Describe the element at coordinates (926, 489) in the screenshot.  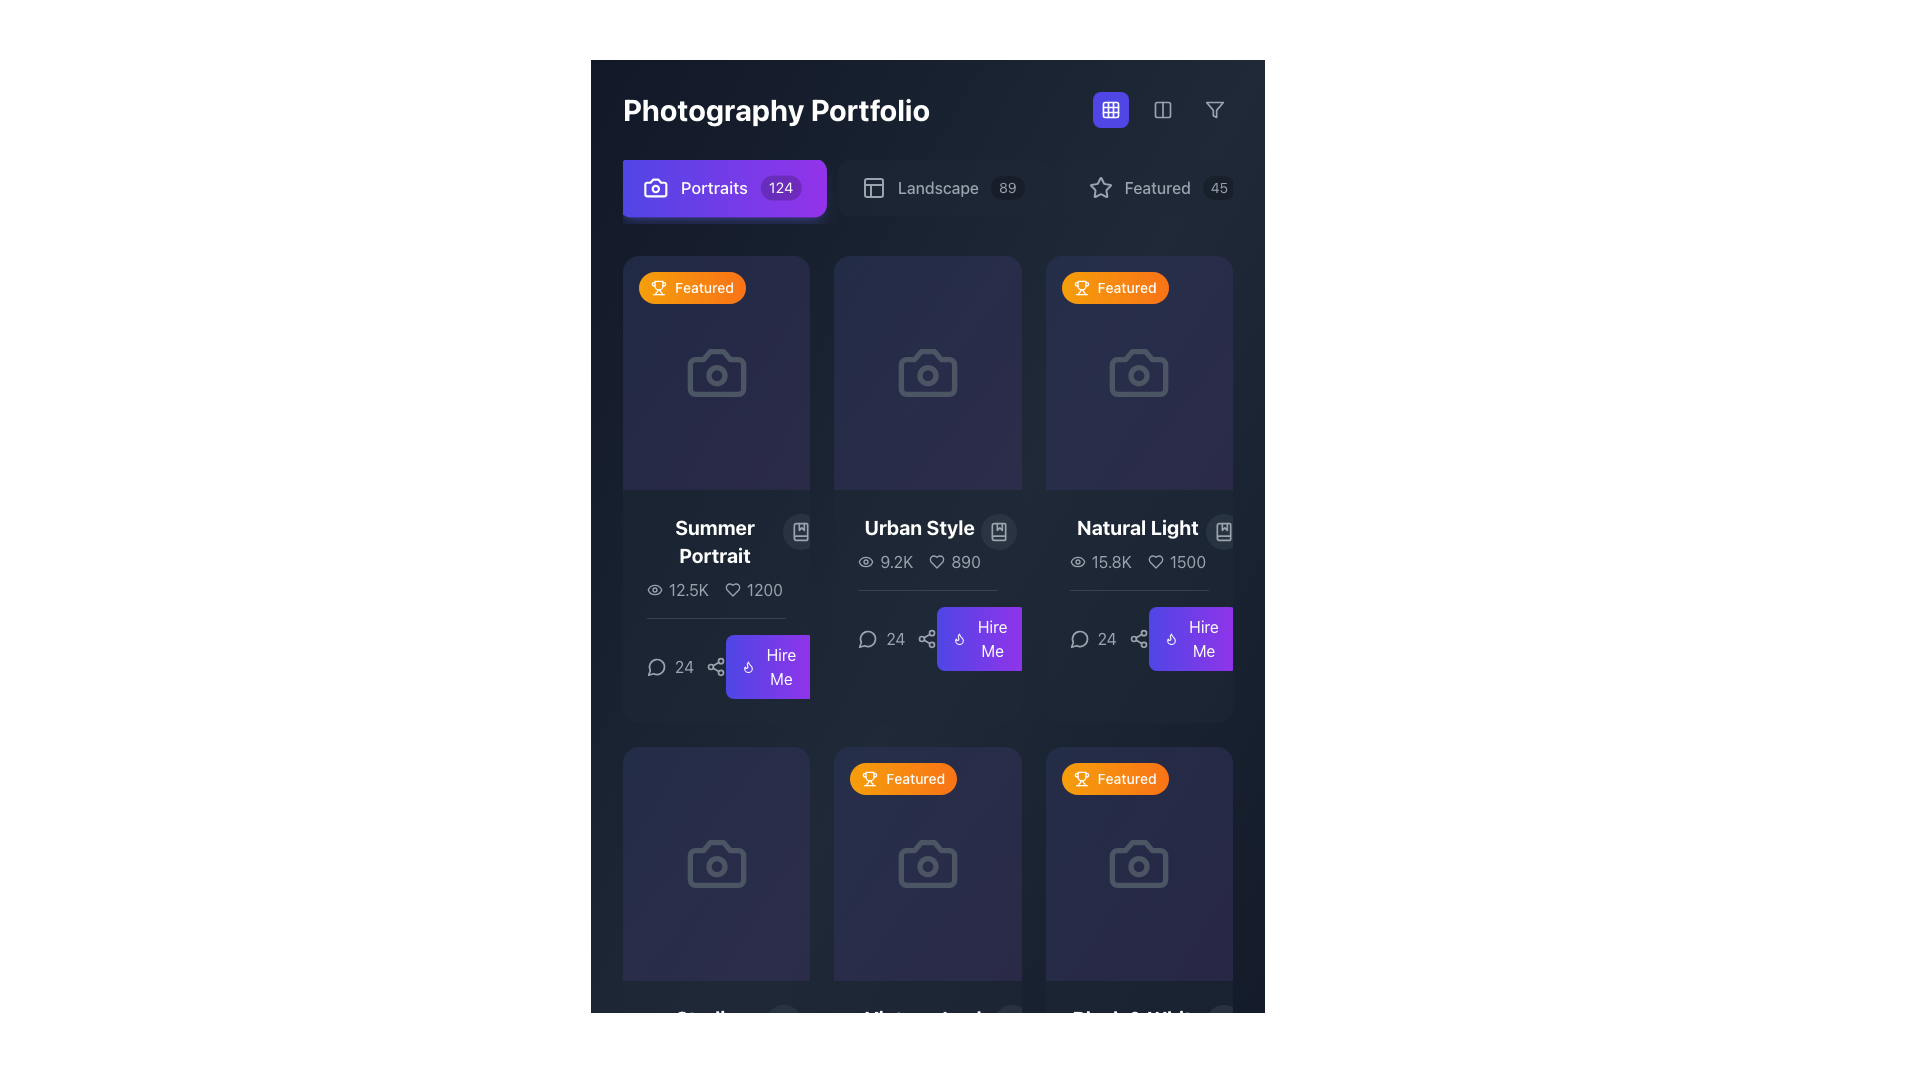
I see `the Portfolio card titled 'Urban Style' with a dark gray background and a violet 'Hire Me' button at the bottom right` at that location.